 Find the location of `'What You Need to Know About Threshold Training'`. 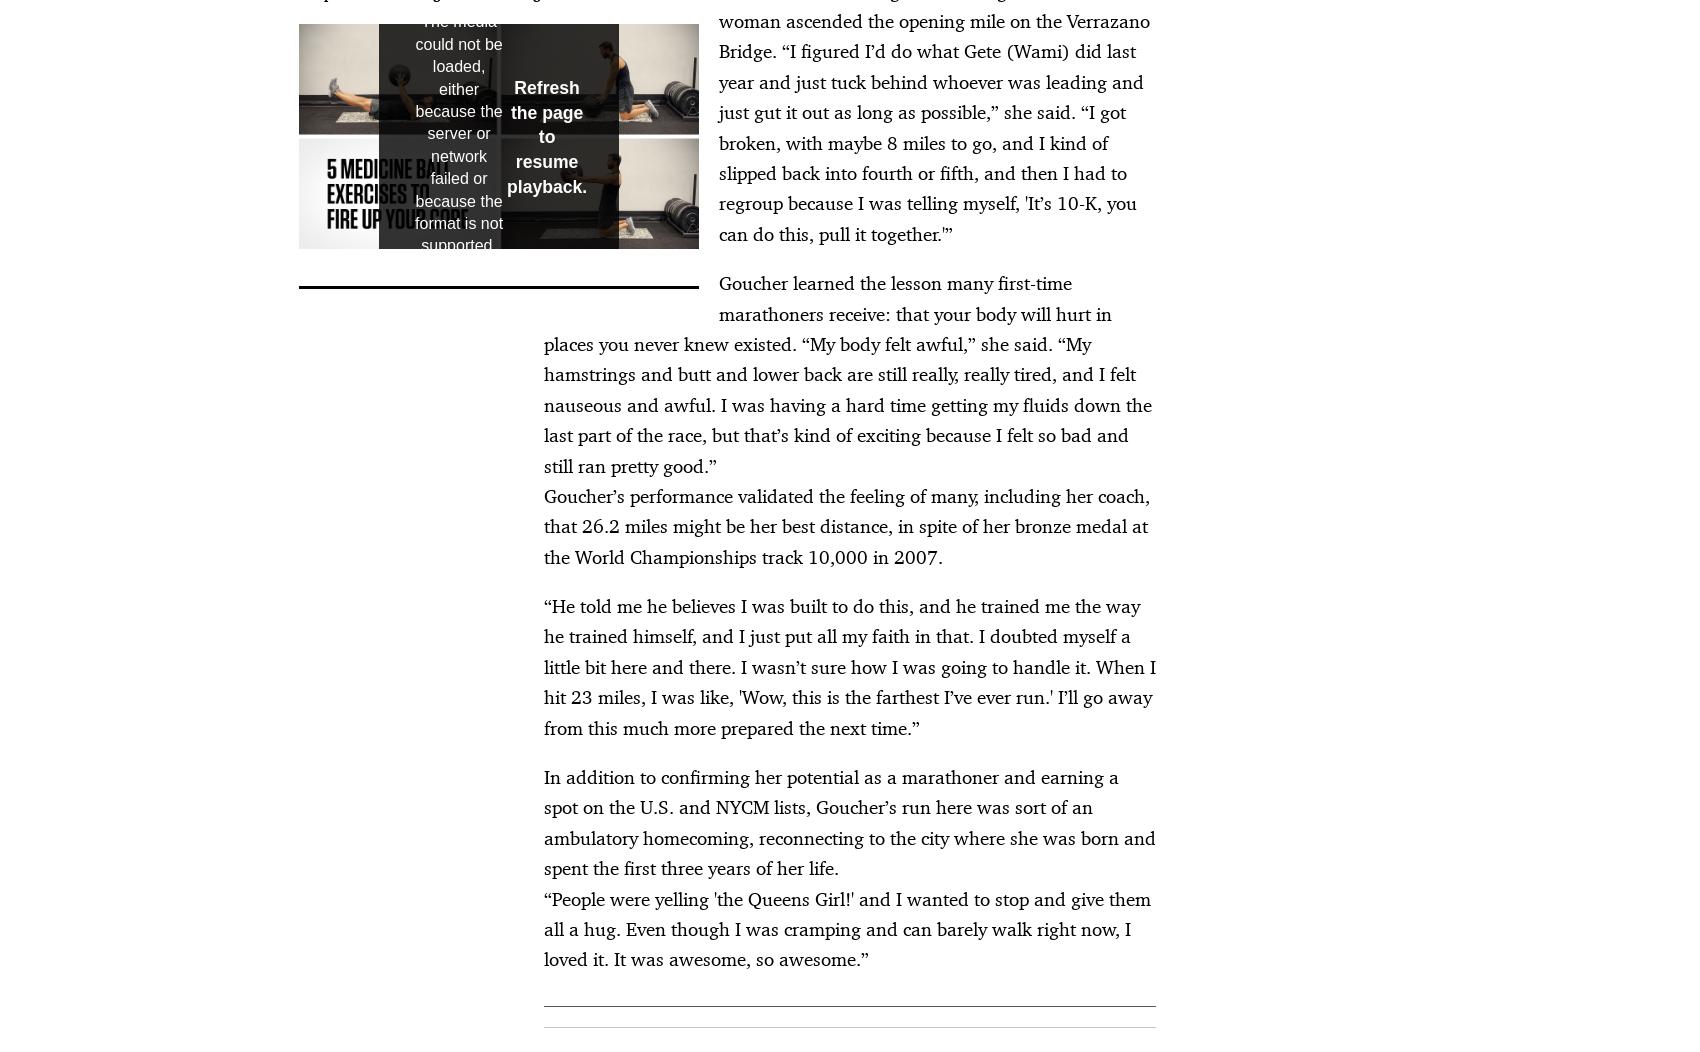

'What You Need to Know About Threshold Training' is located at coordinates (381, 219).